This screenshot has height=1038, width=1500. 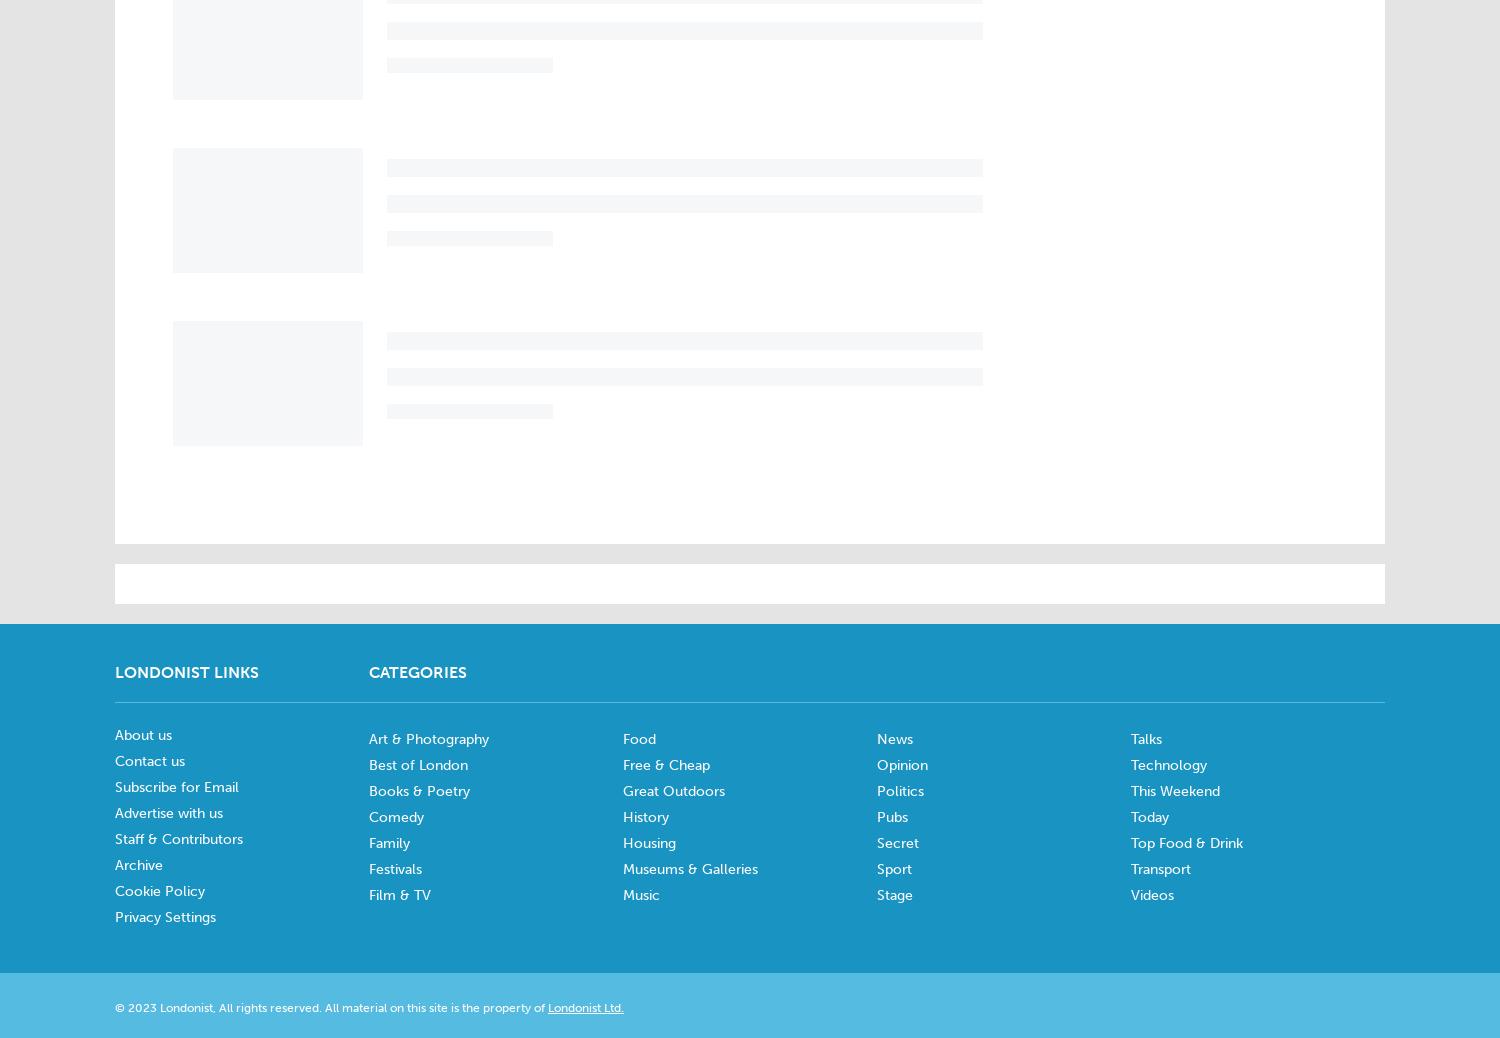 I want to click on 'Categories', so click(x=418, y=671).